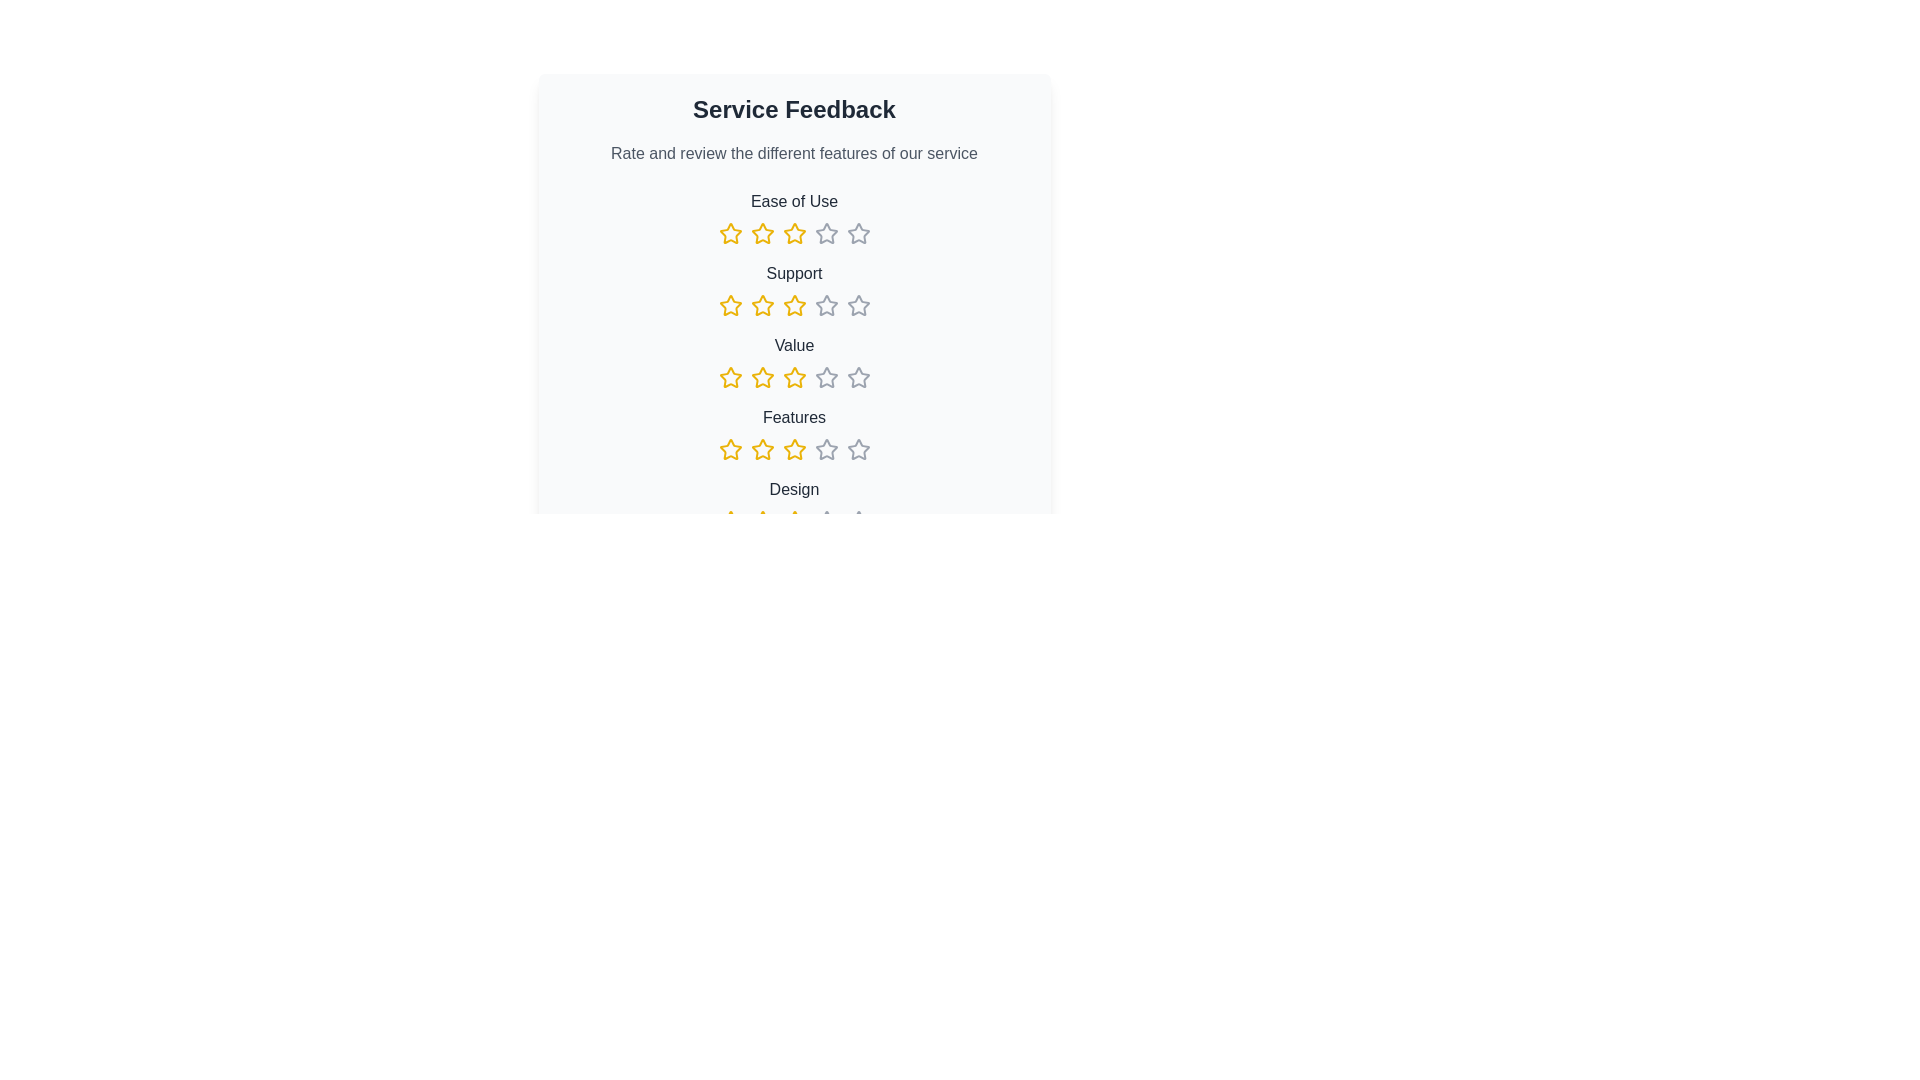 This screenshot has width=1920, height=1080. I want to click on the star icons in the Rating interface component for 'Ease of Use' feedback located at the first position under the 'Service Feedback' heading, so click(793, 218).